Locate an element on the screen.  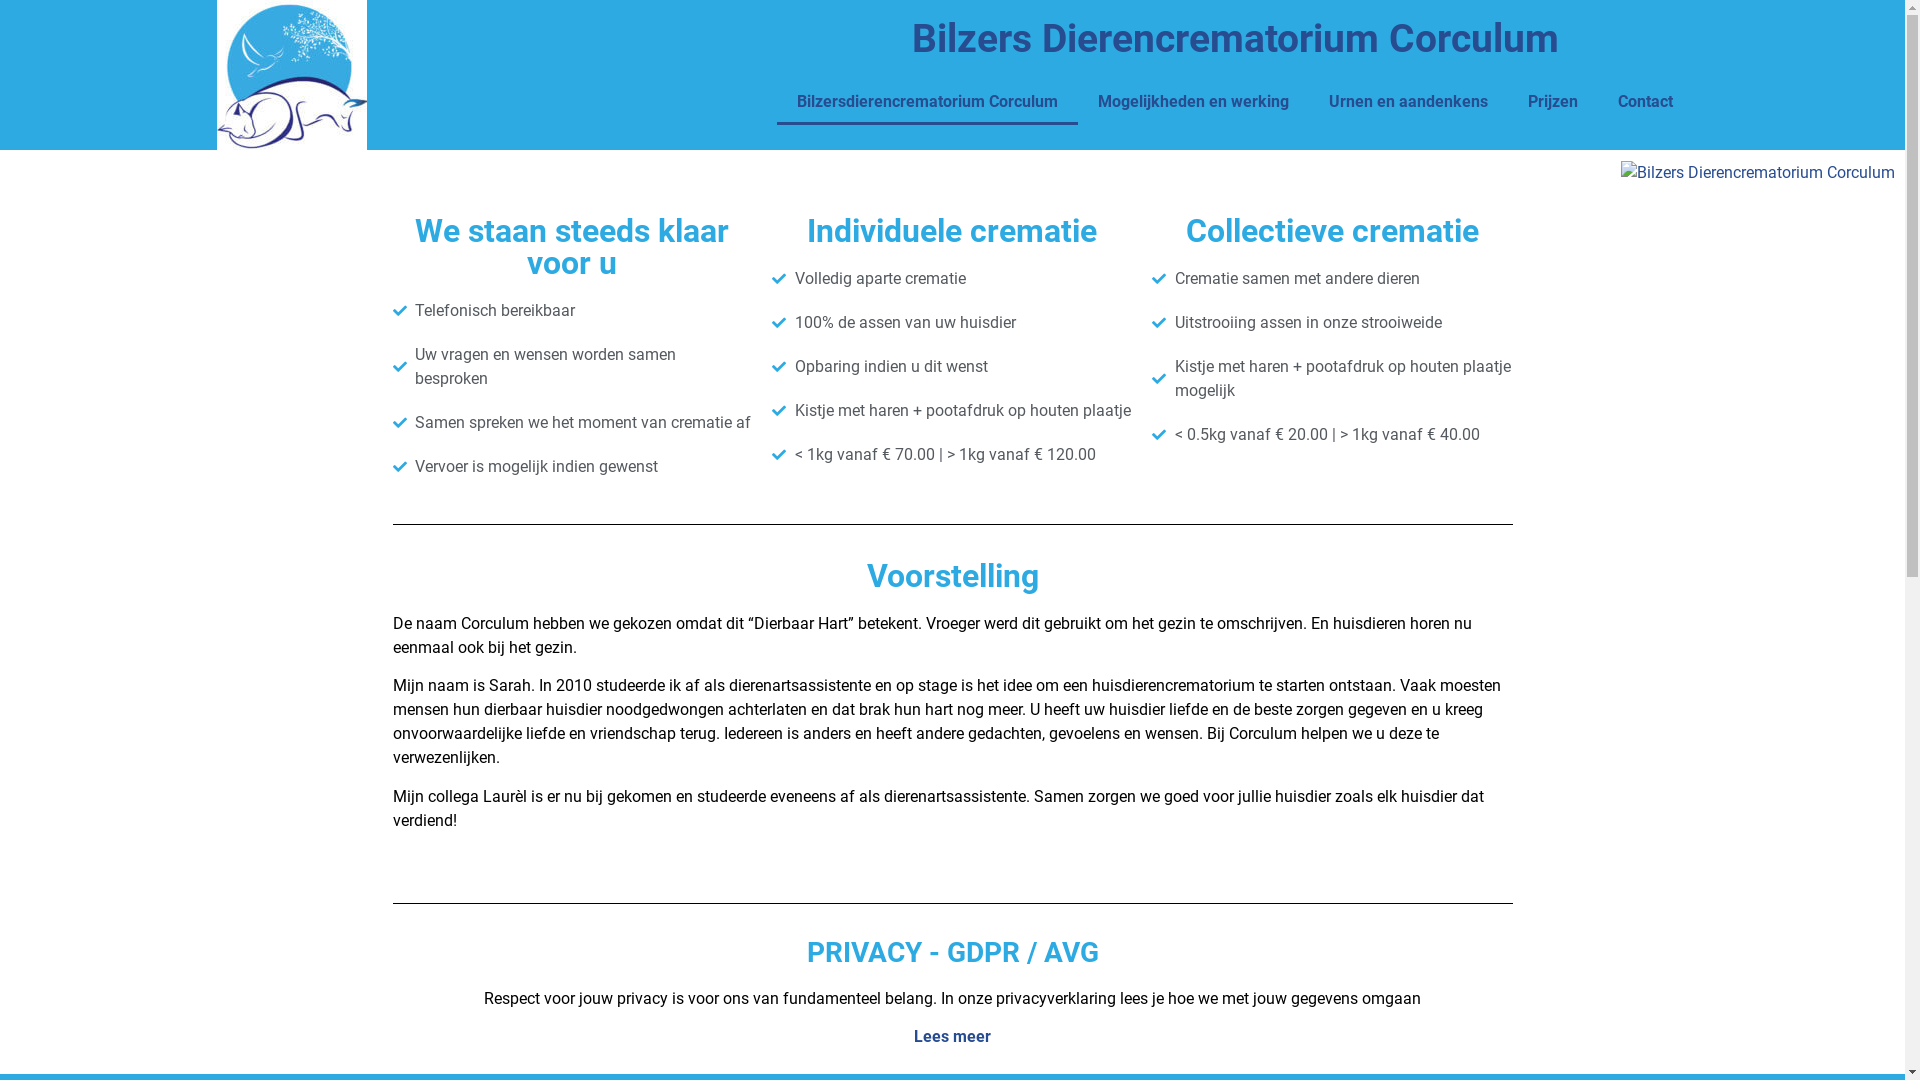
'Mogelijkheden en werking' is located at coordinates (1193, 101).